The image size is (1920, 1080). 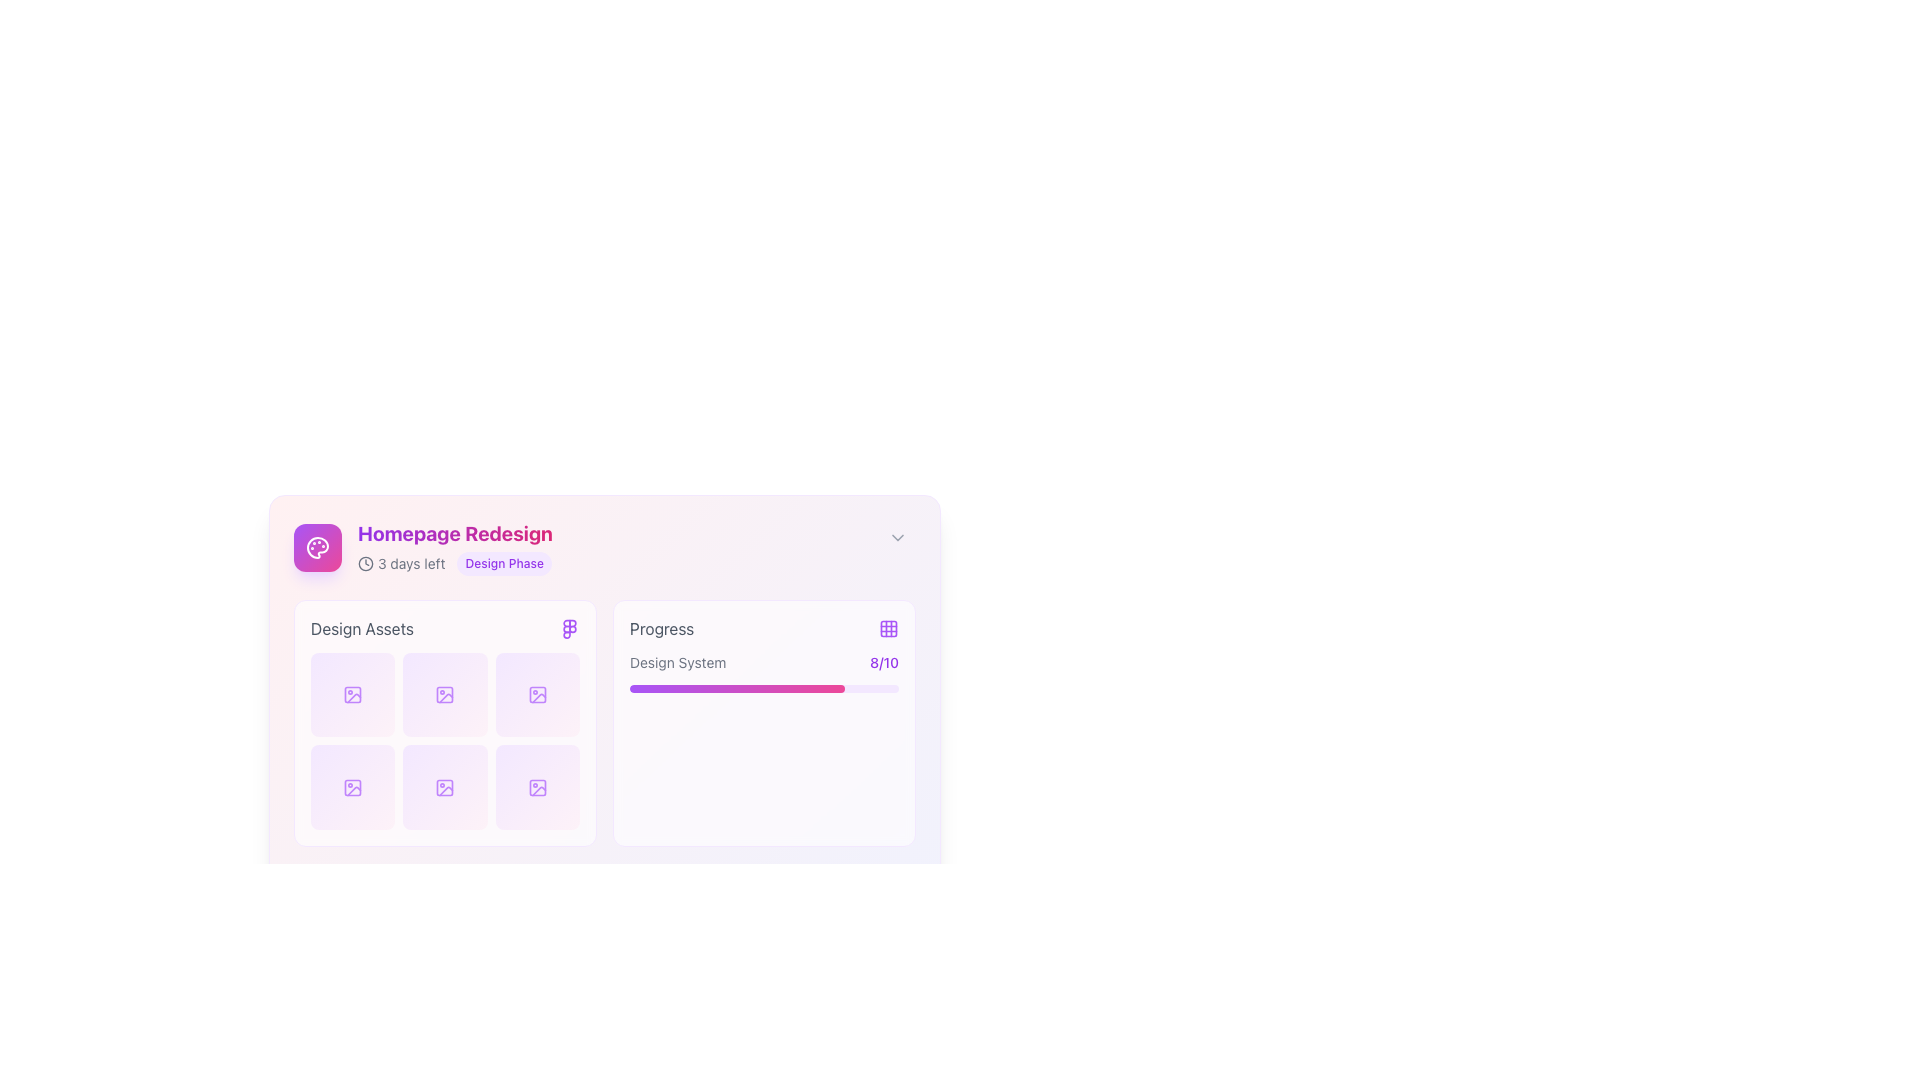 What do you see at coordinates (353, 694) in the screenshot?
I see `the square icon with a gradient background and a landscape picture symbol from its position in the 'Design Assets' section` at bounding box center [353, 694].